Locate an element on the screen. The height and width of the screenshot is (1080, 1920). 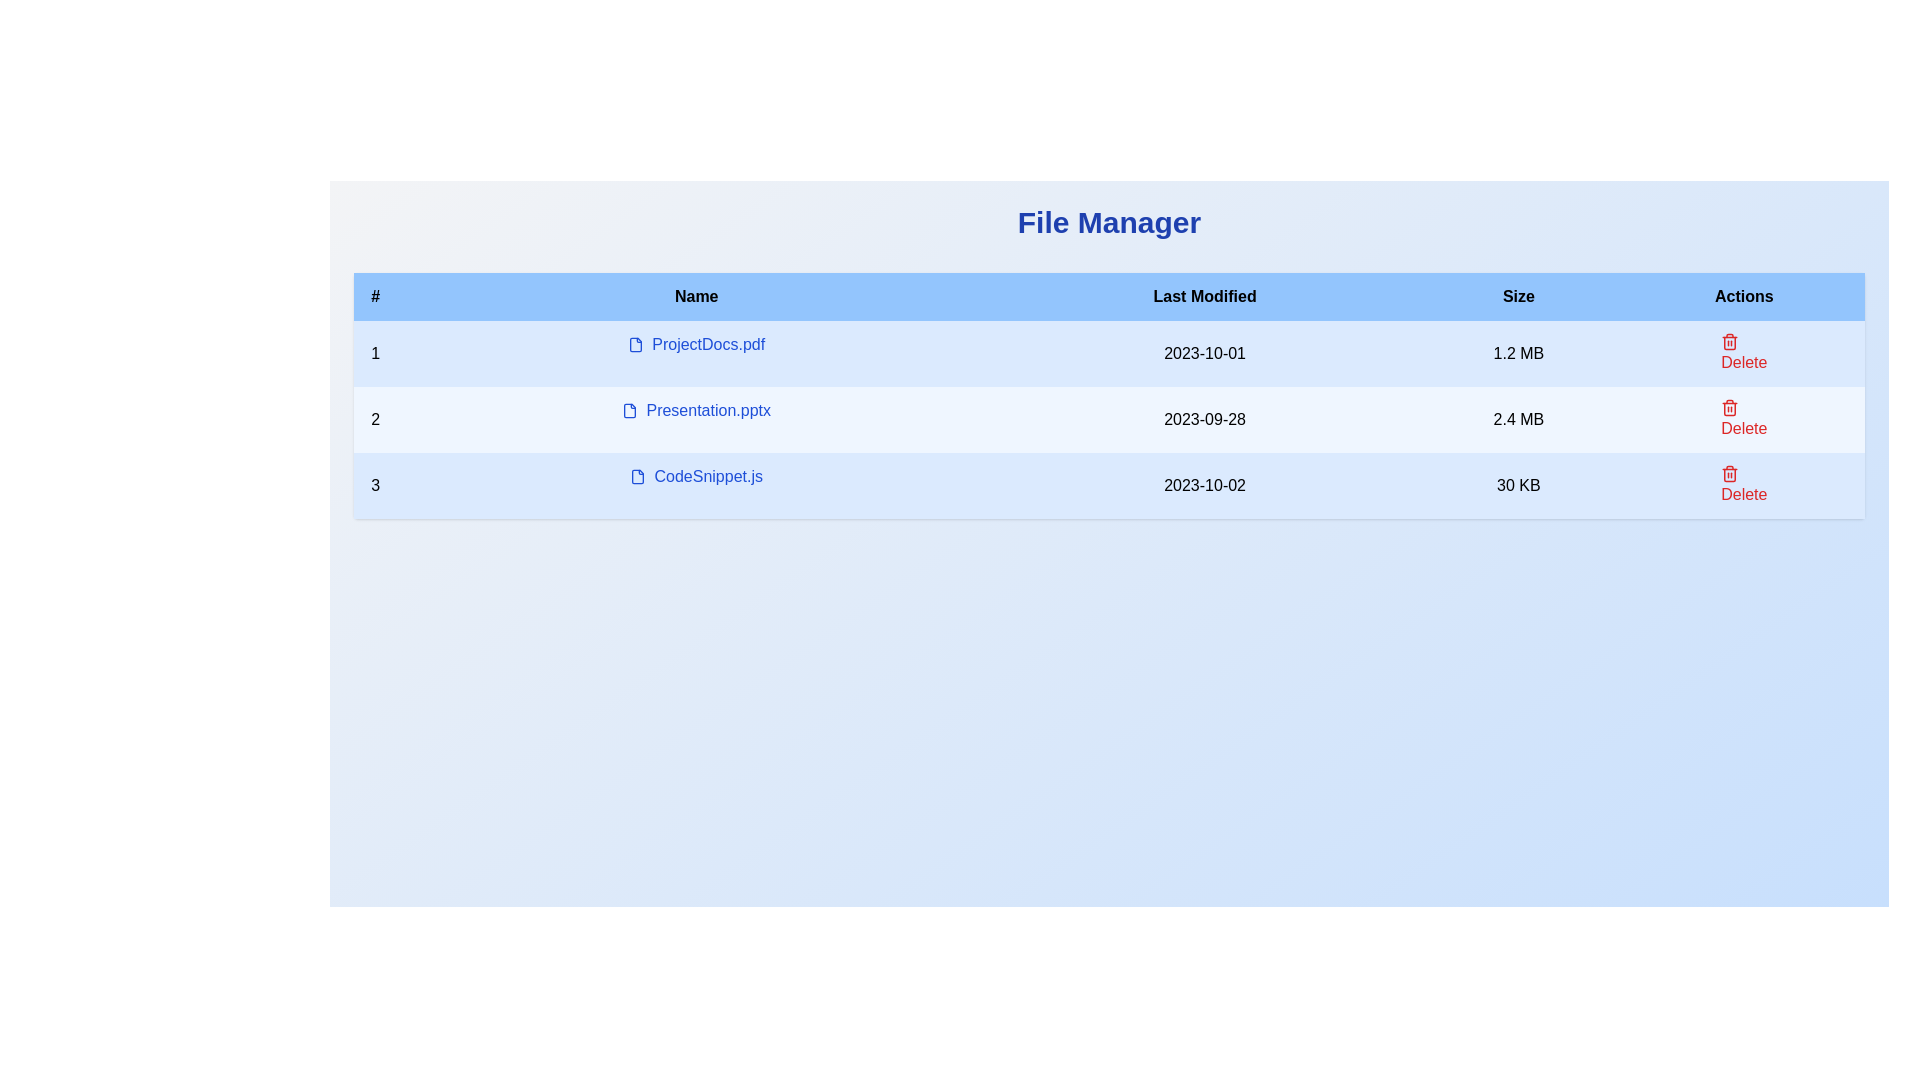
the static text element that displays the last modification date for the file 'Presentation.pptx' in the 'File Manager' interface is located at coordinates (1204, 419).